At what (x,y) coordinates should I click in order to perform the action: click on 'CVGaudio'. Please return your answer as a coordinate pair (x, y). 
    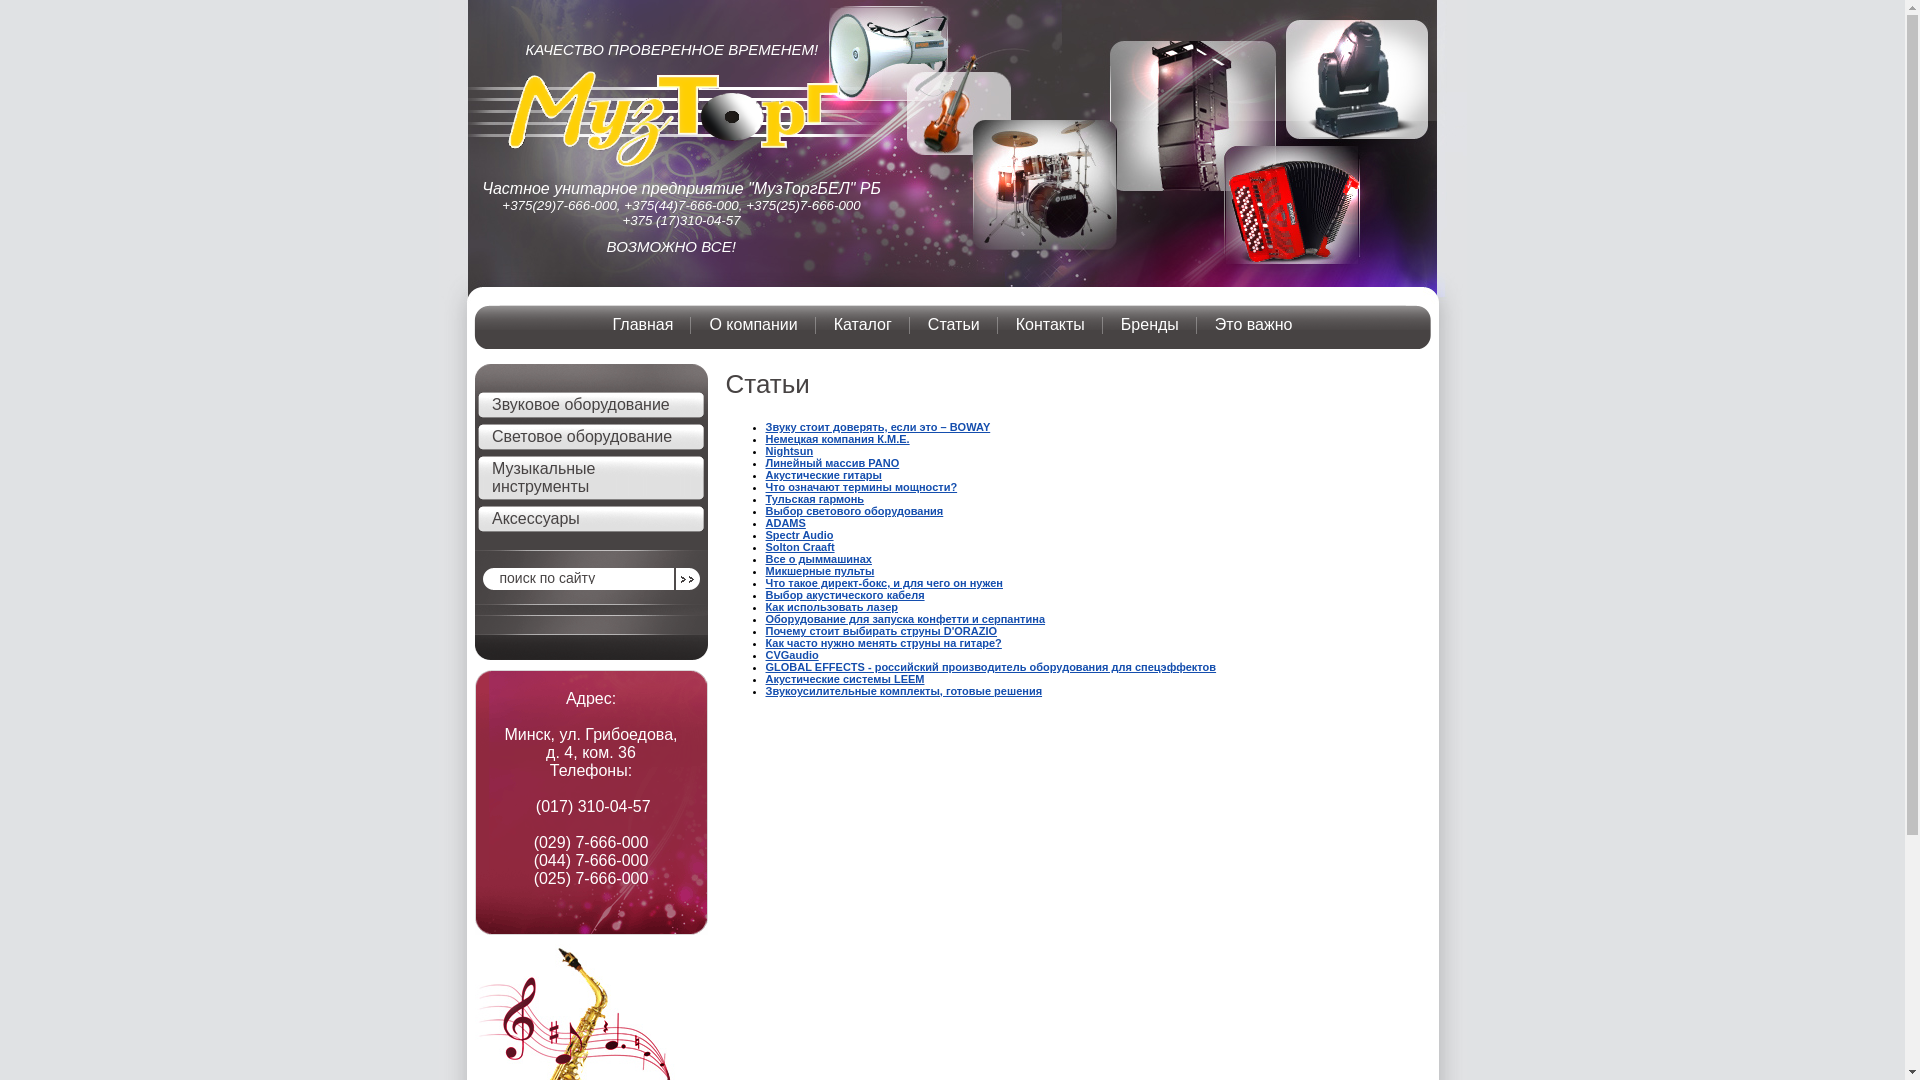
    Looking at the image, I should click on (791, 655).